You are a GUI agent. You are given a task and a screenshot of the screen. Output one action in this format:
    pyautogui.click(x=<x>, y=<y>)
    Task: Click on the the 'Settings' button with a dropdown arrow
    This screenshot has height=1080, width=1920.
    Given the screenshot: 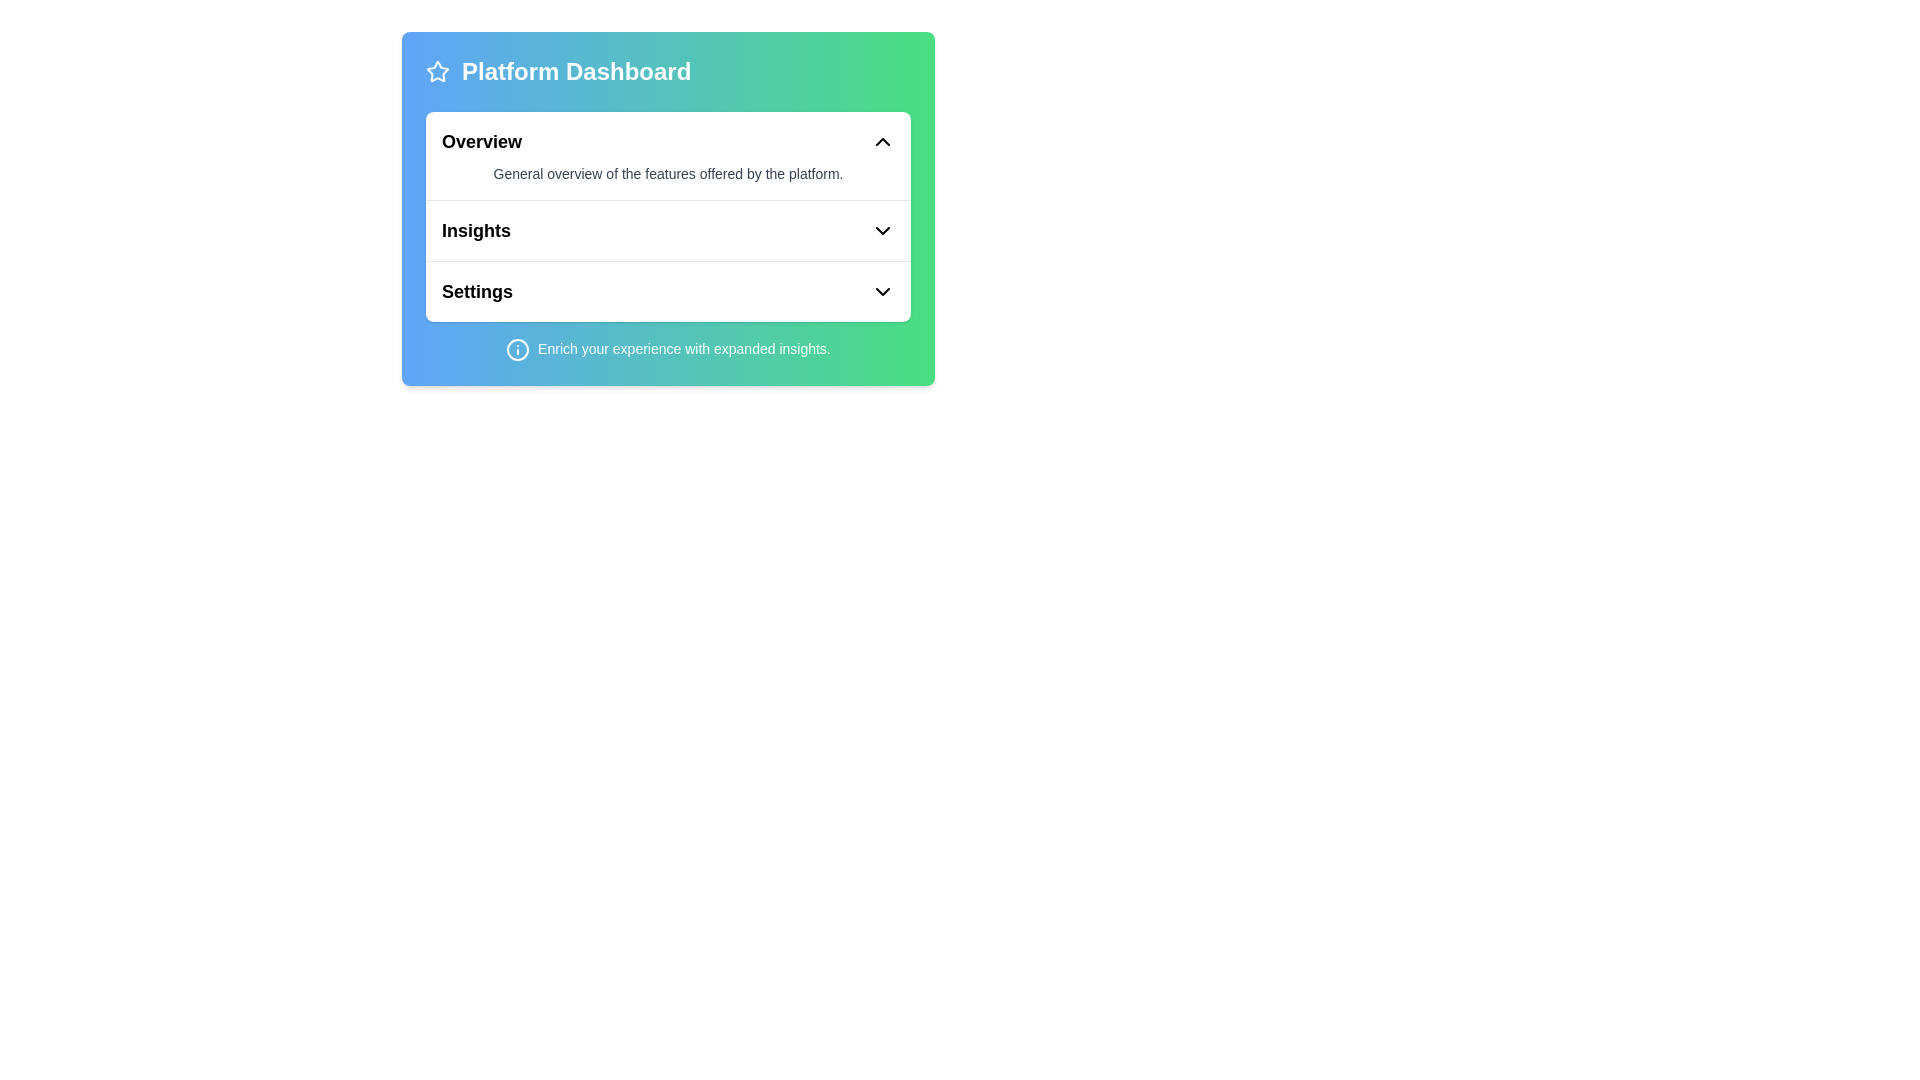 What is the action you would take?
    pyautogui.click(x=668, y=292)
    